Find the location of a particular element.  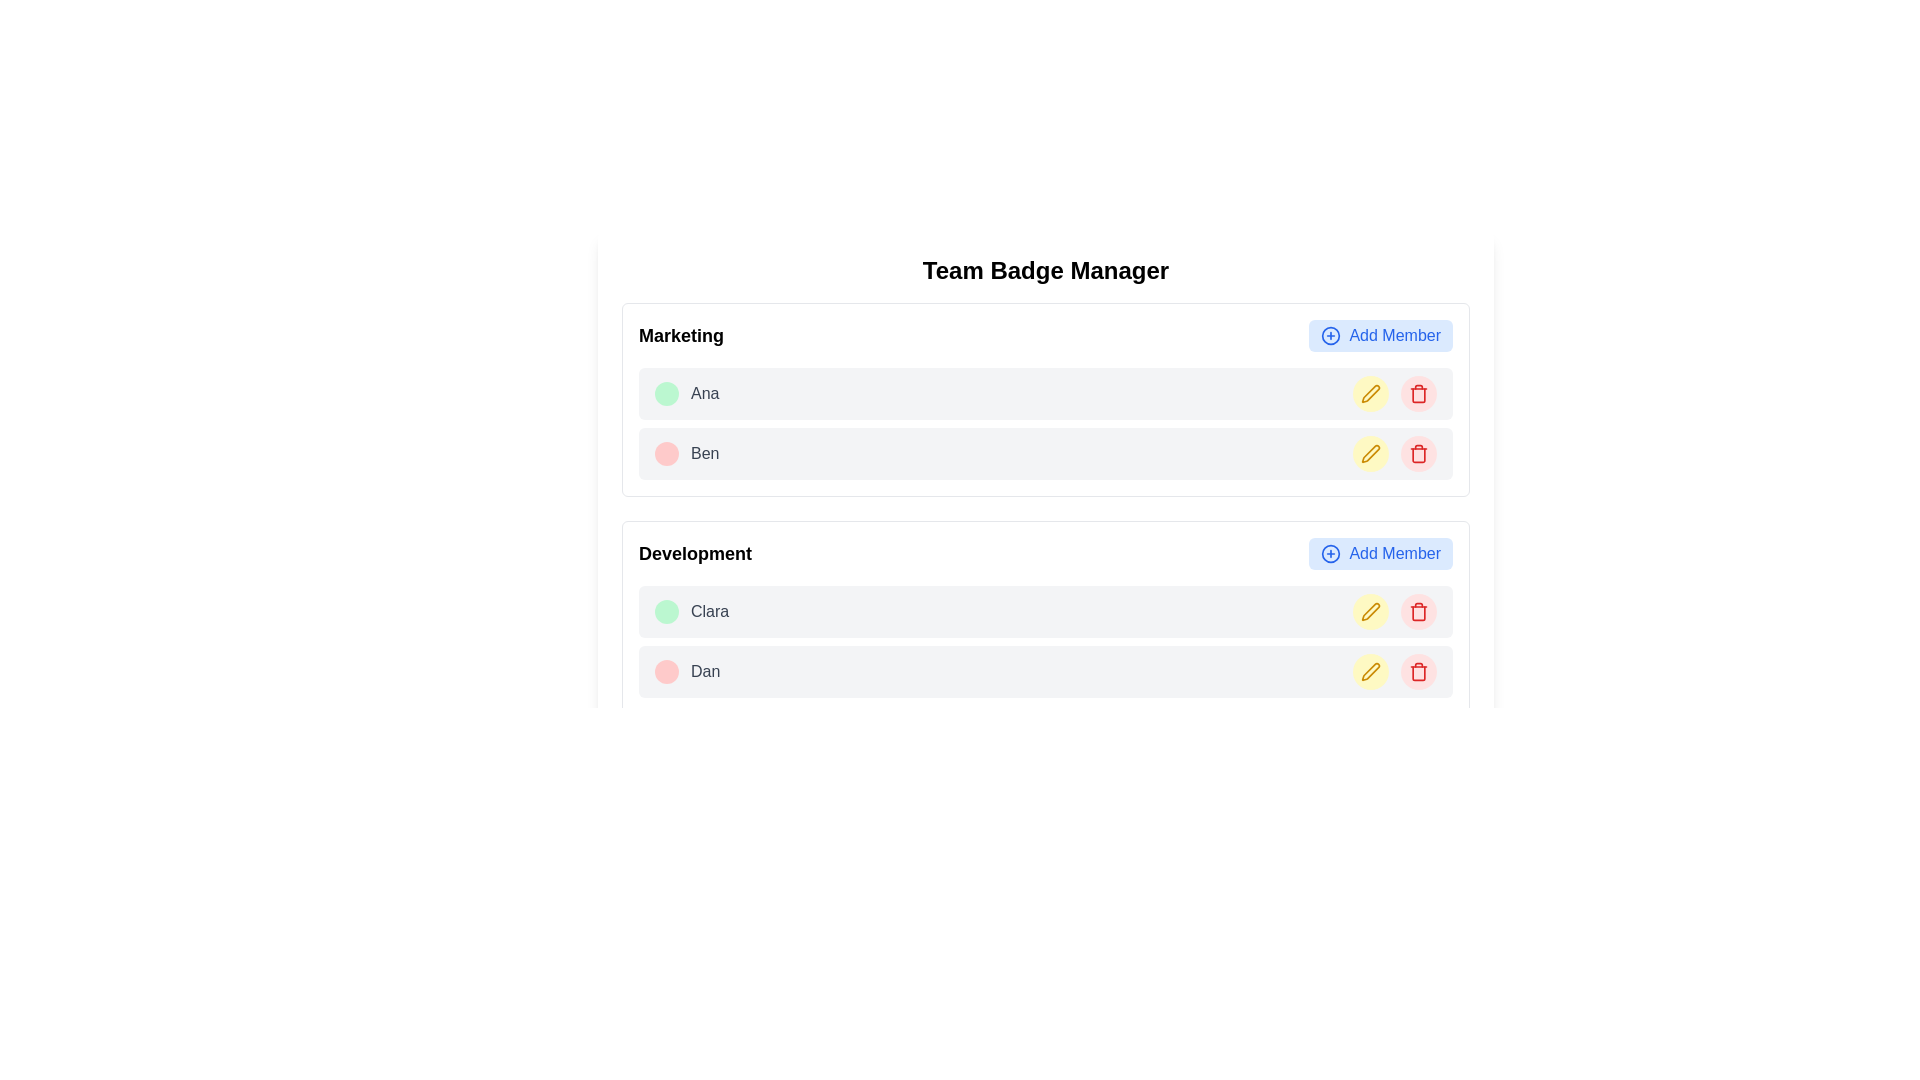

the SVG circle element representing the 'circle plus' icon within the 'Add Member' button of the 'Development' section in the 'Team Badge Manager' interface is located at coordinates (1331, 554).